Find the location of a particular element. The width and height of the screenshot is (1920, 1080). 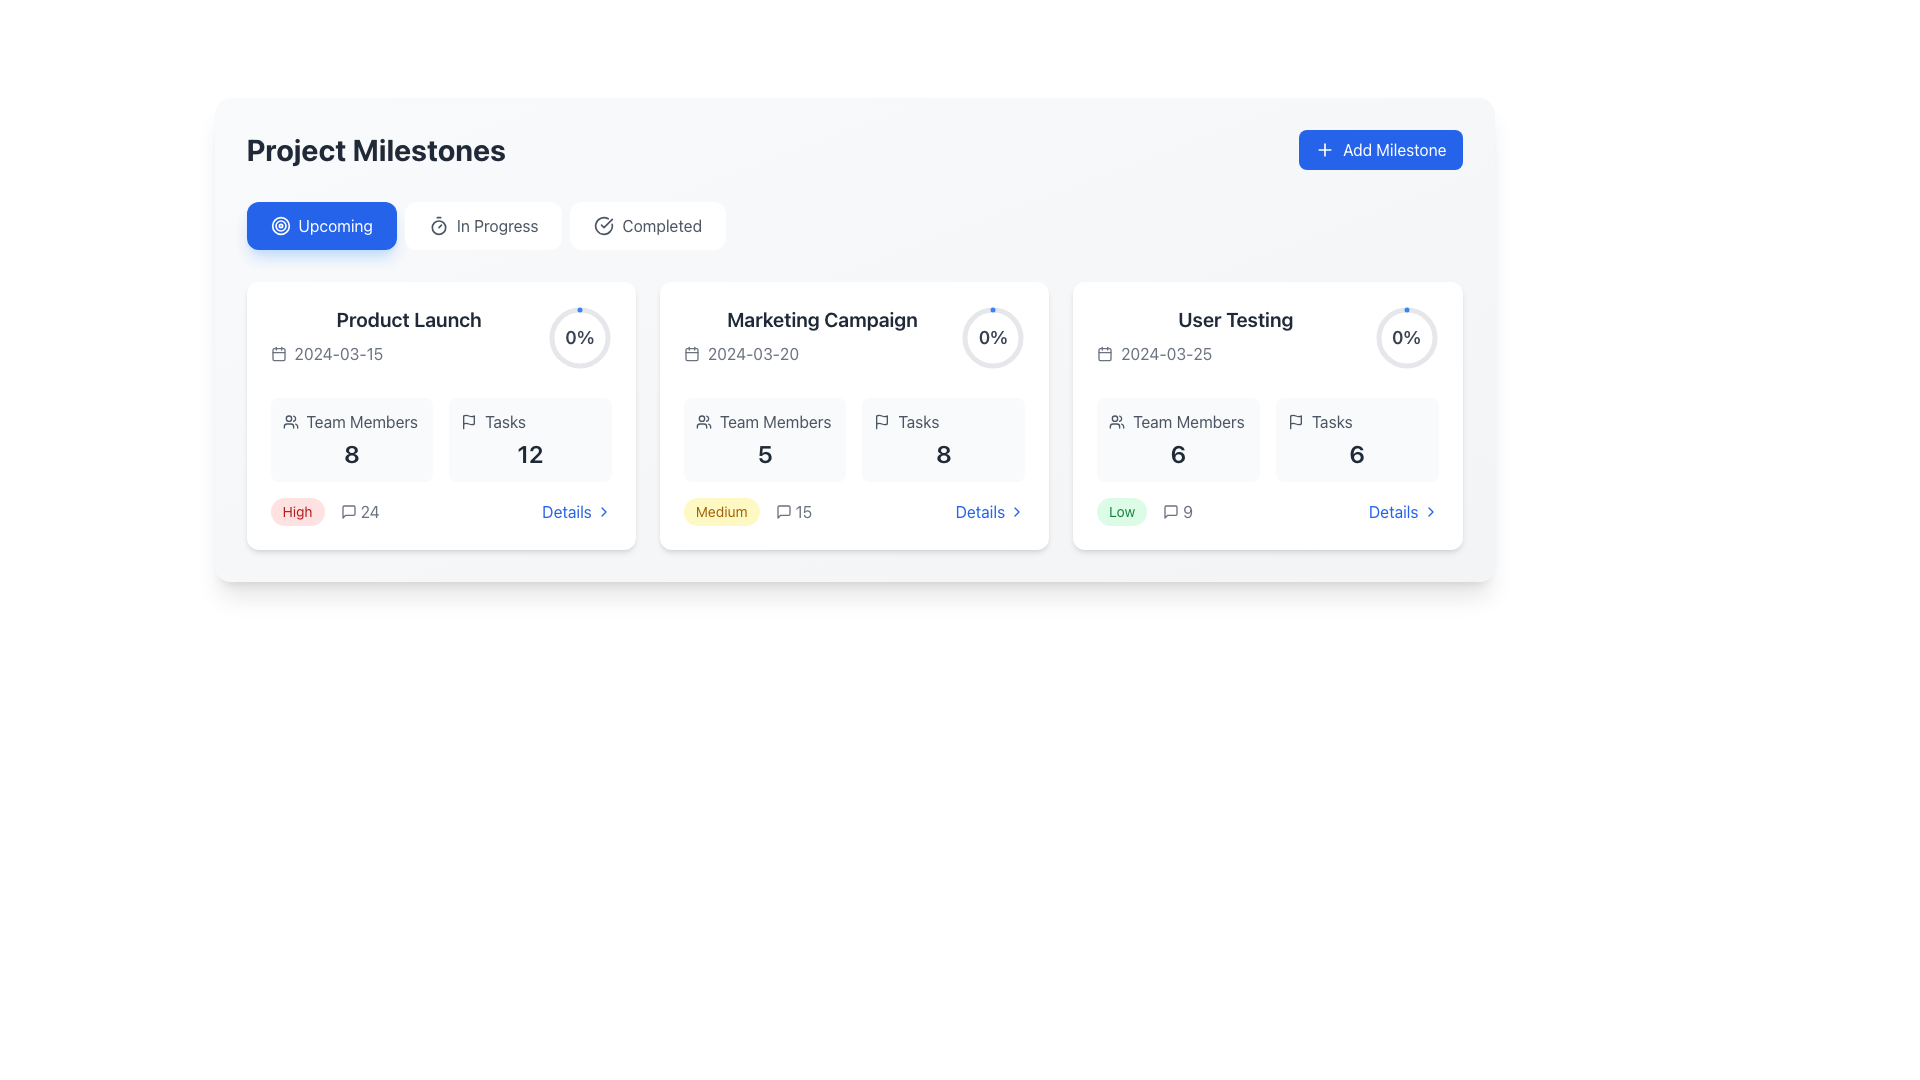

the Date display indicating the due date for the milestone 'User Testing', which is positioned beneath the title 'User Testing' in the third column of the milestone section is located at coordinates (1234, 353).